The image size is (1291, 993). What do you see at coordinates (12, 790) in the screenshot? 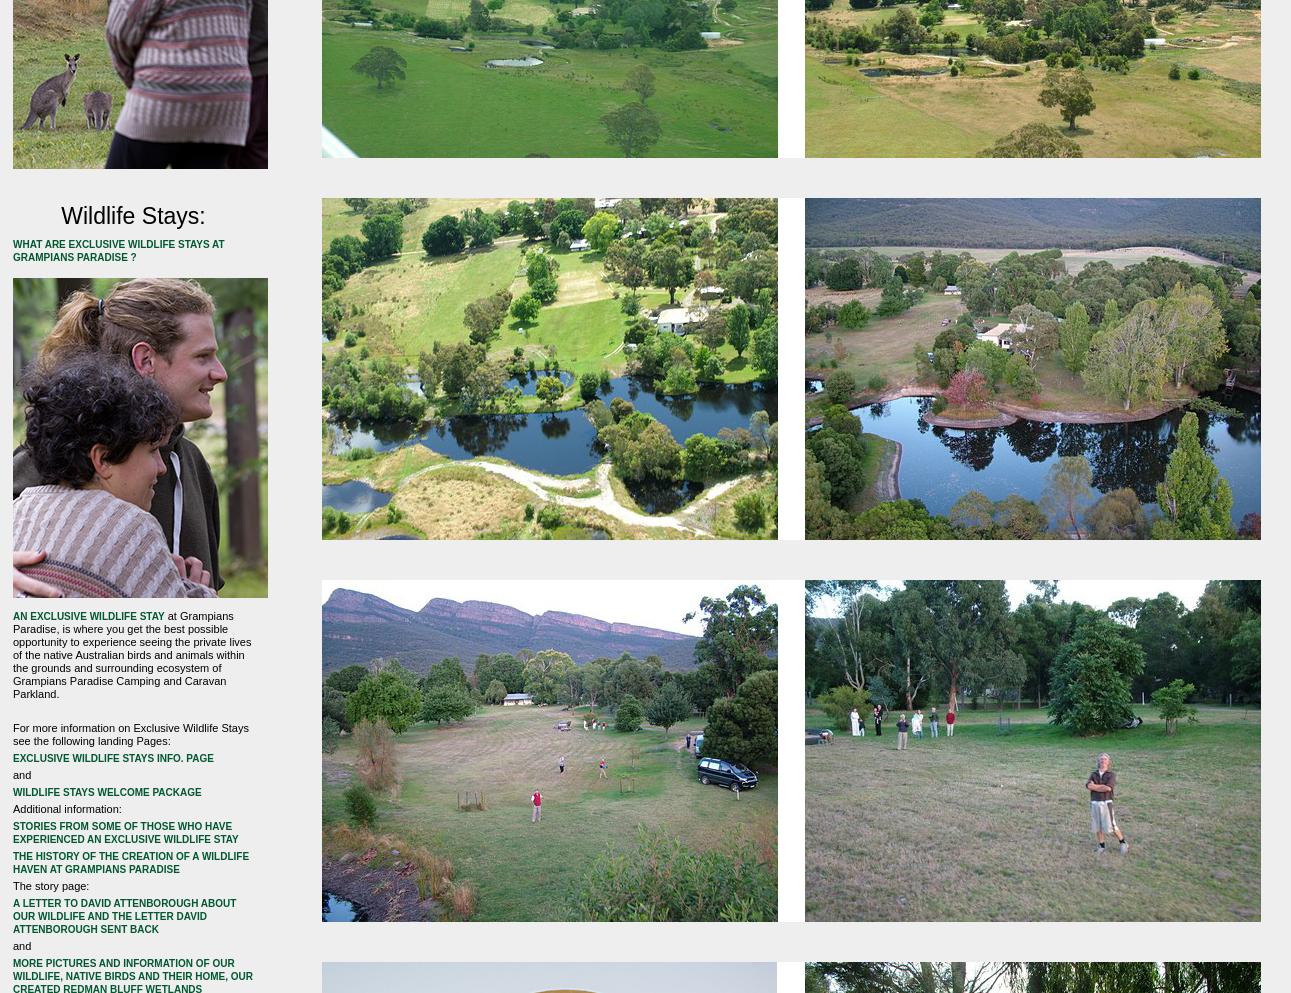
I see `'Wildlife Stays Welcome Package'` at bounding box center [12, 790].